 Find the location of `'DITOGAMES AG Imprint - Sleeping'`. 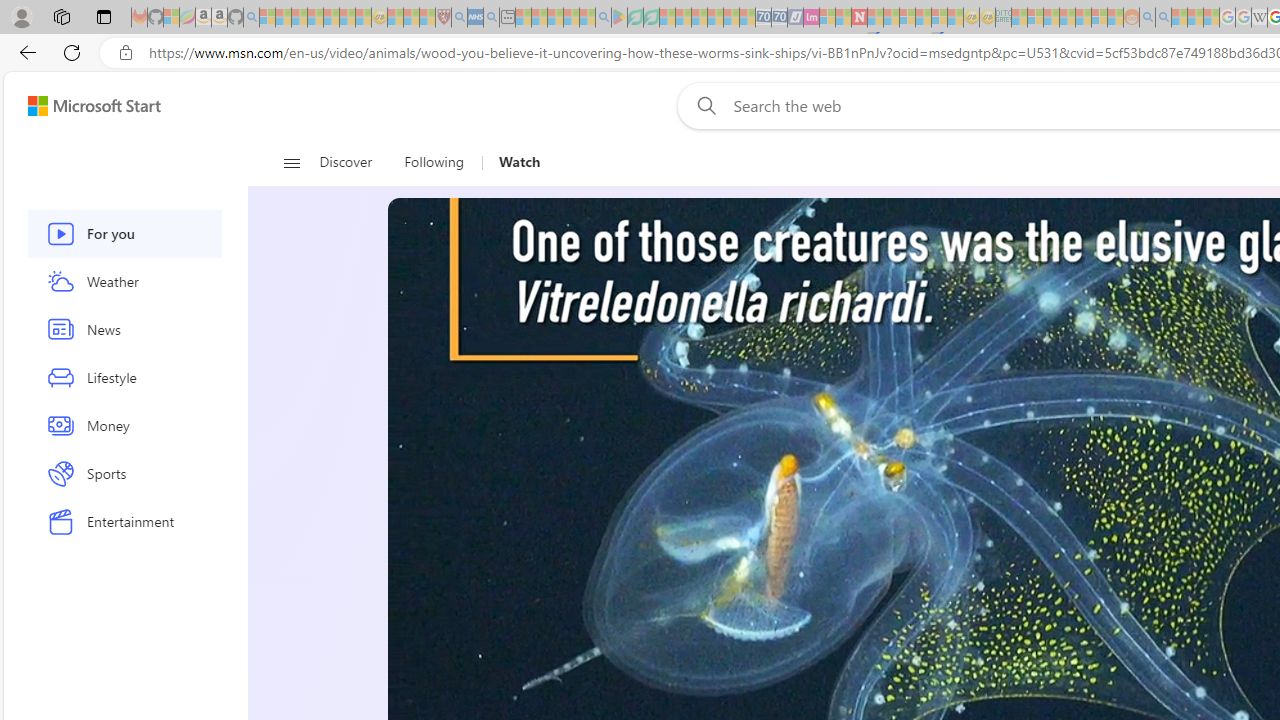

'DITOGAMES AG Imprint - Sleeping' is located at coordinates (1003, 17).